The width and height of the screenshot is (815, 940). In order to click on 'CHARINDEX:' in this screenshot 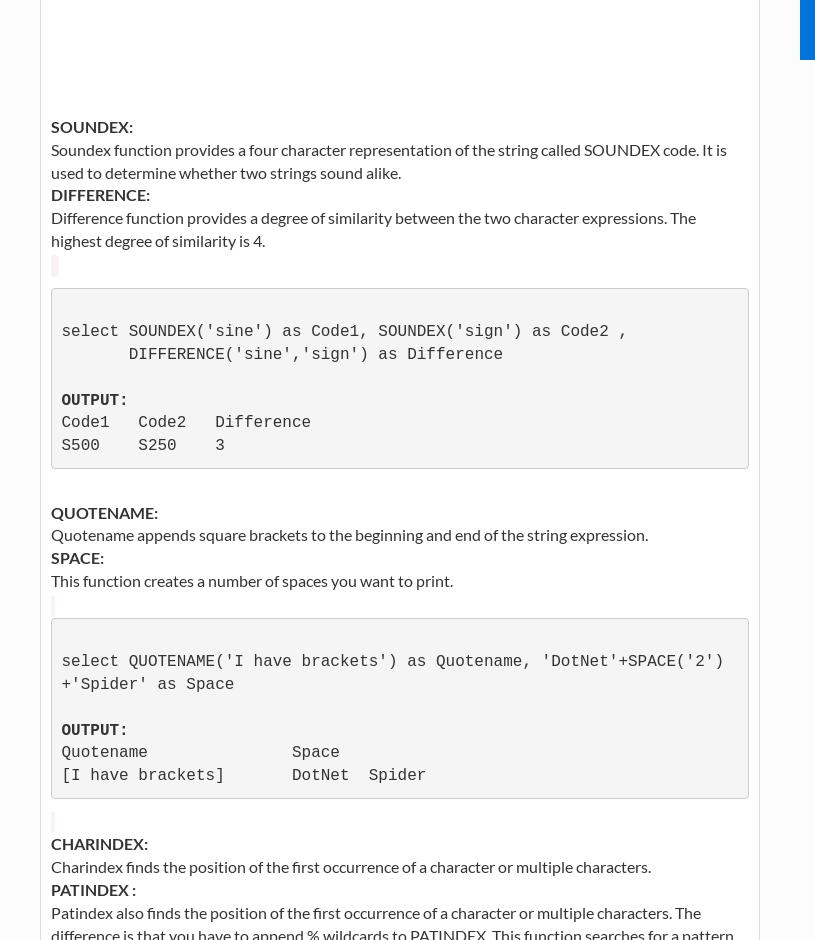, I will do `click(98, 842)`.